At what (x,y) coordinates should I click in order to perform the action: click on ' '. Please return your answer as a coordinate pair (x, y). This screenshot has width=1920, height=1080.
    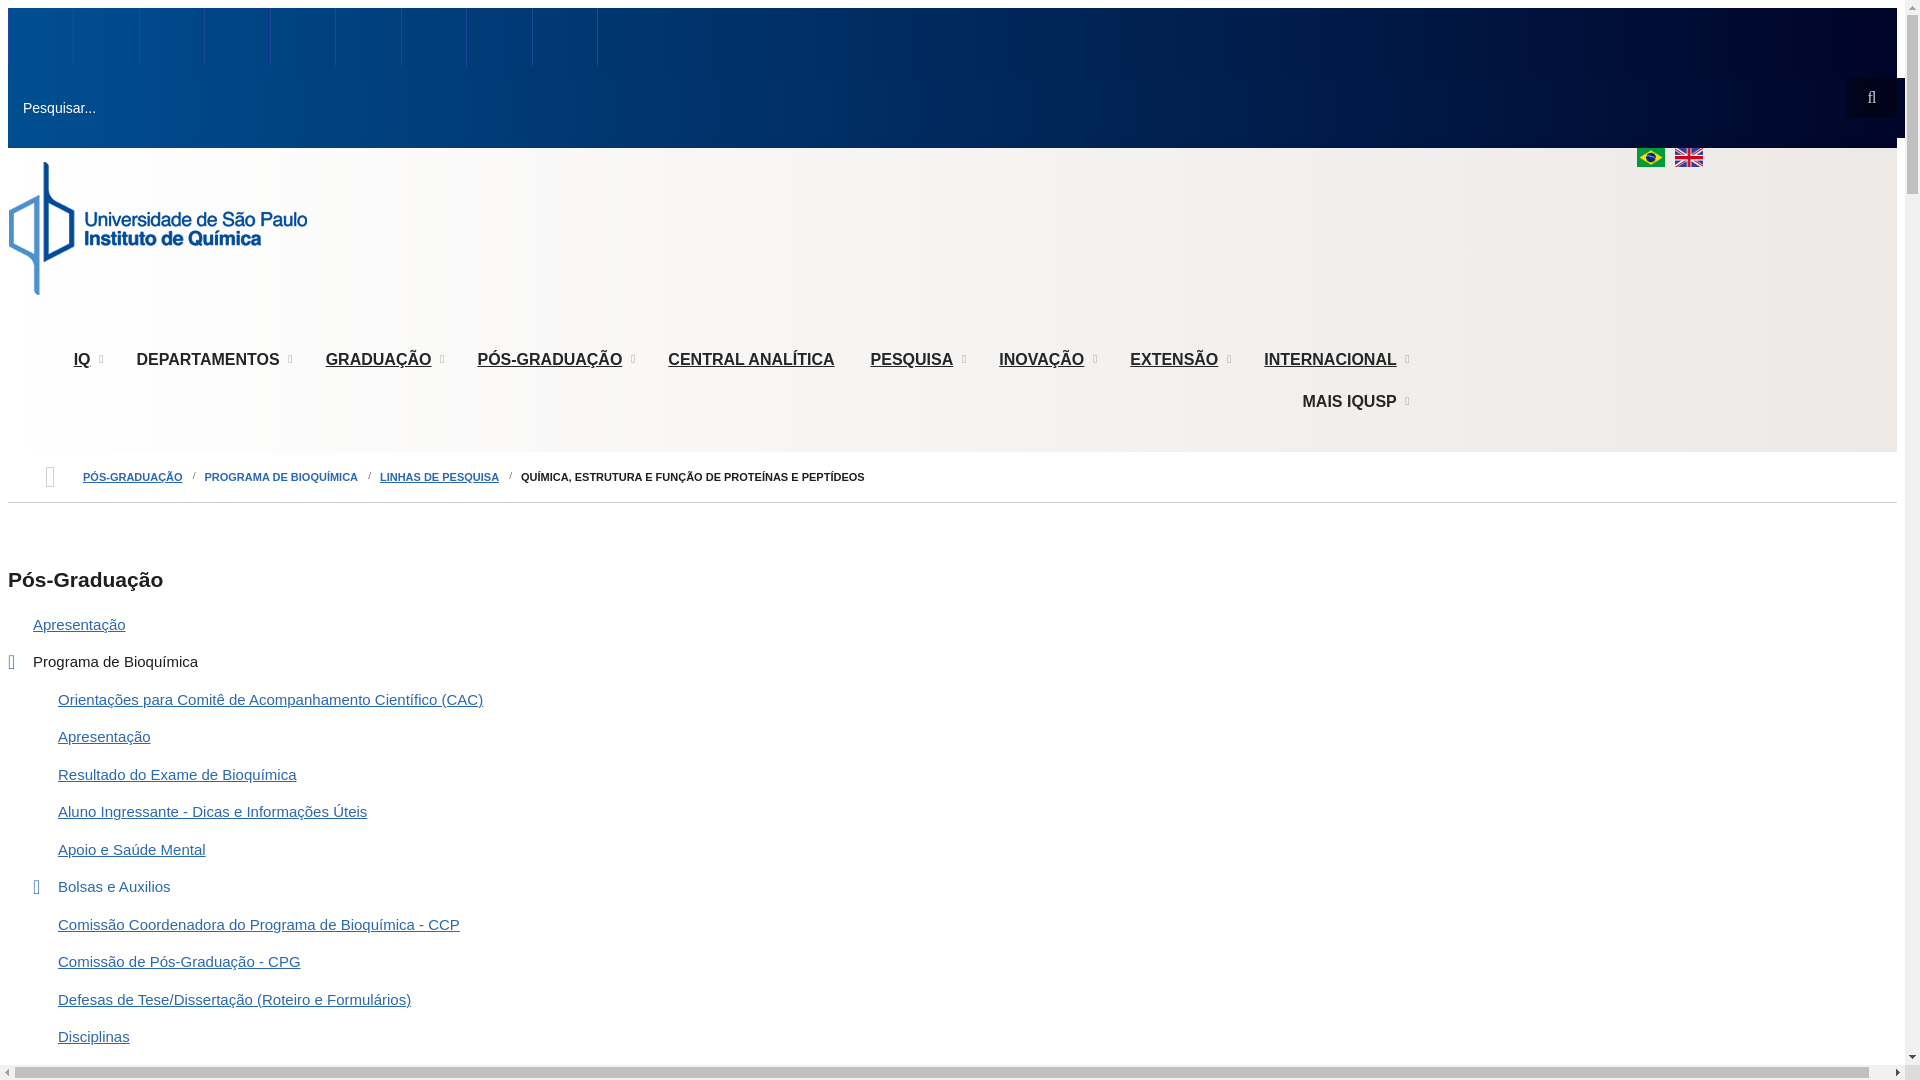
    Looking at the image, I should click on (104, 38).